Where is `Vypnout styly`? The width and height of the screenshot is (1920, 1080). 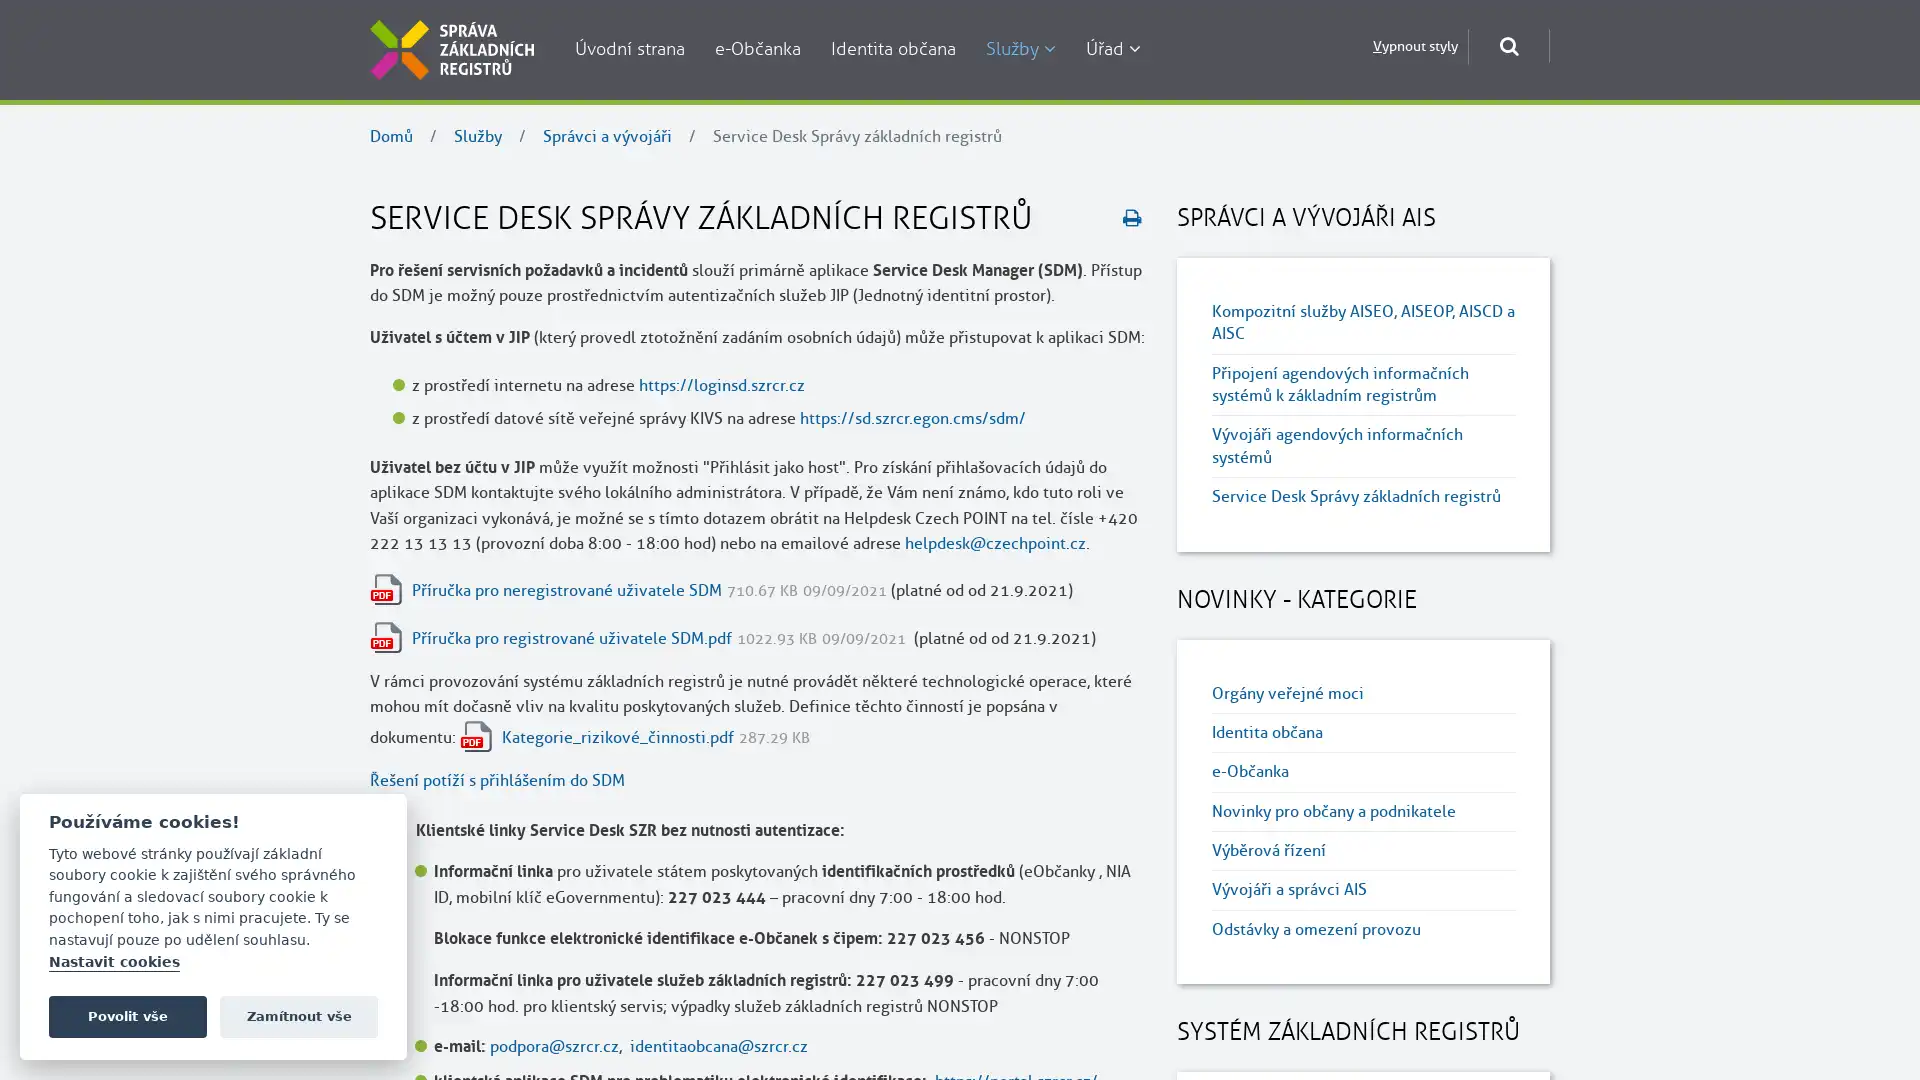 Vypnout styly is located at coordinates (1414, 45).